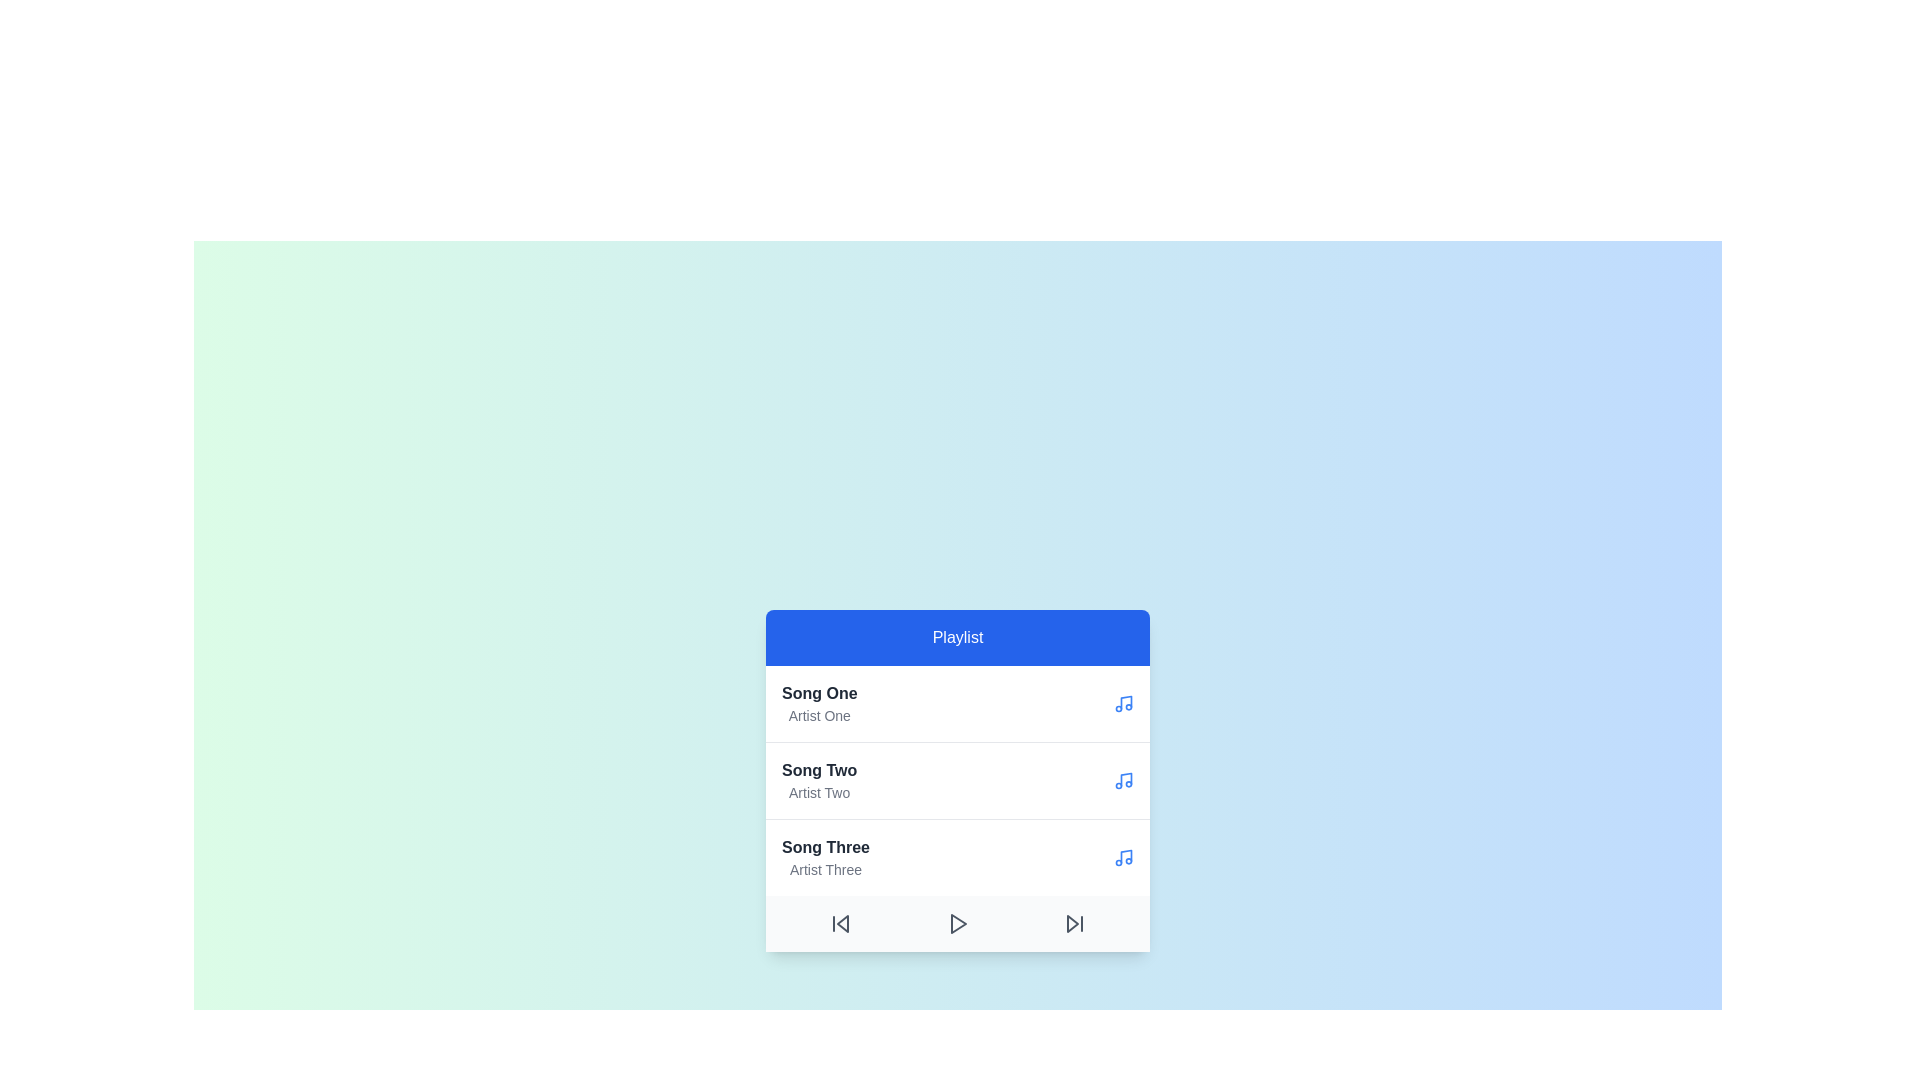 The width and height of the screenshot is (1920, 1080). What do you see at coordinates (1074, 924) in the screenshot?
I see `the 'Skip Forward' button to skip to the next song` at bounding box center [1074, 924].